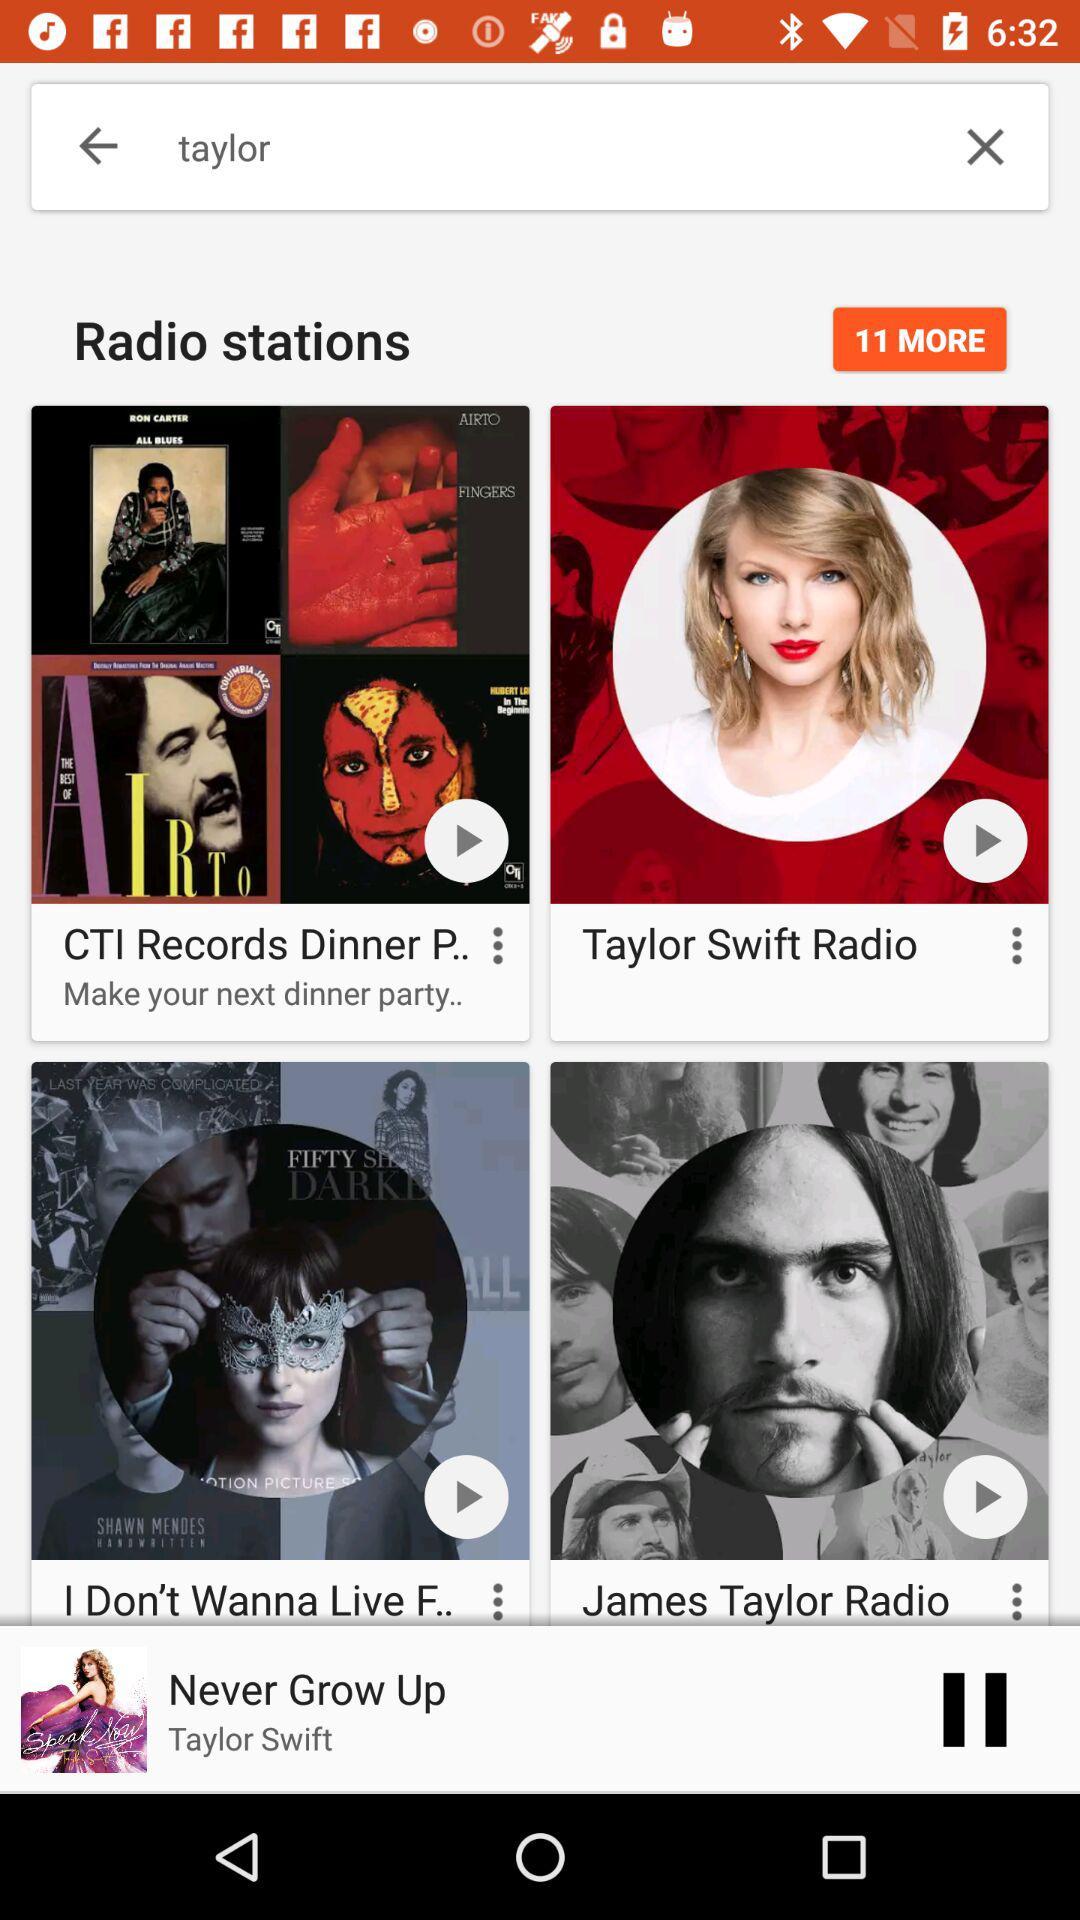  What do you see at coordinates (919, 339) in the screenshot?
I see `icon to the right of the radio stations icon` at bounding box center [919, 339].